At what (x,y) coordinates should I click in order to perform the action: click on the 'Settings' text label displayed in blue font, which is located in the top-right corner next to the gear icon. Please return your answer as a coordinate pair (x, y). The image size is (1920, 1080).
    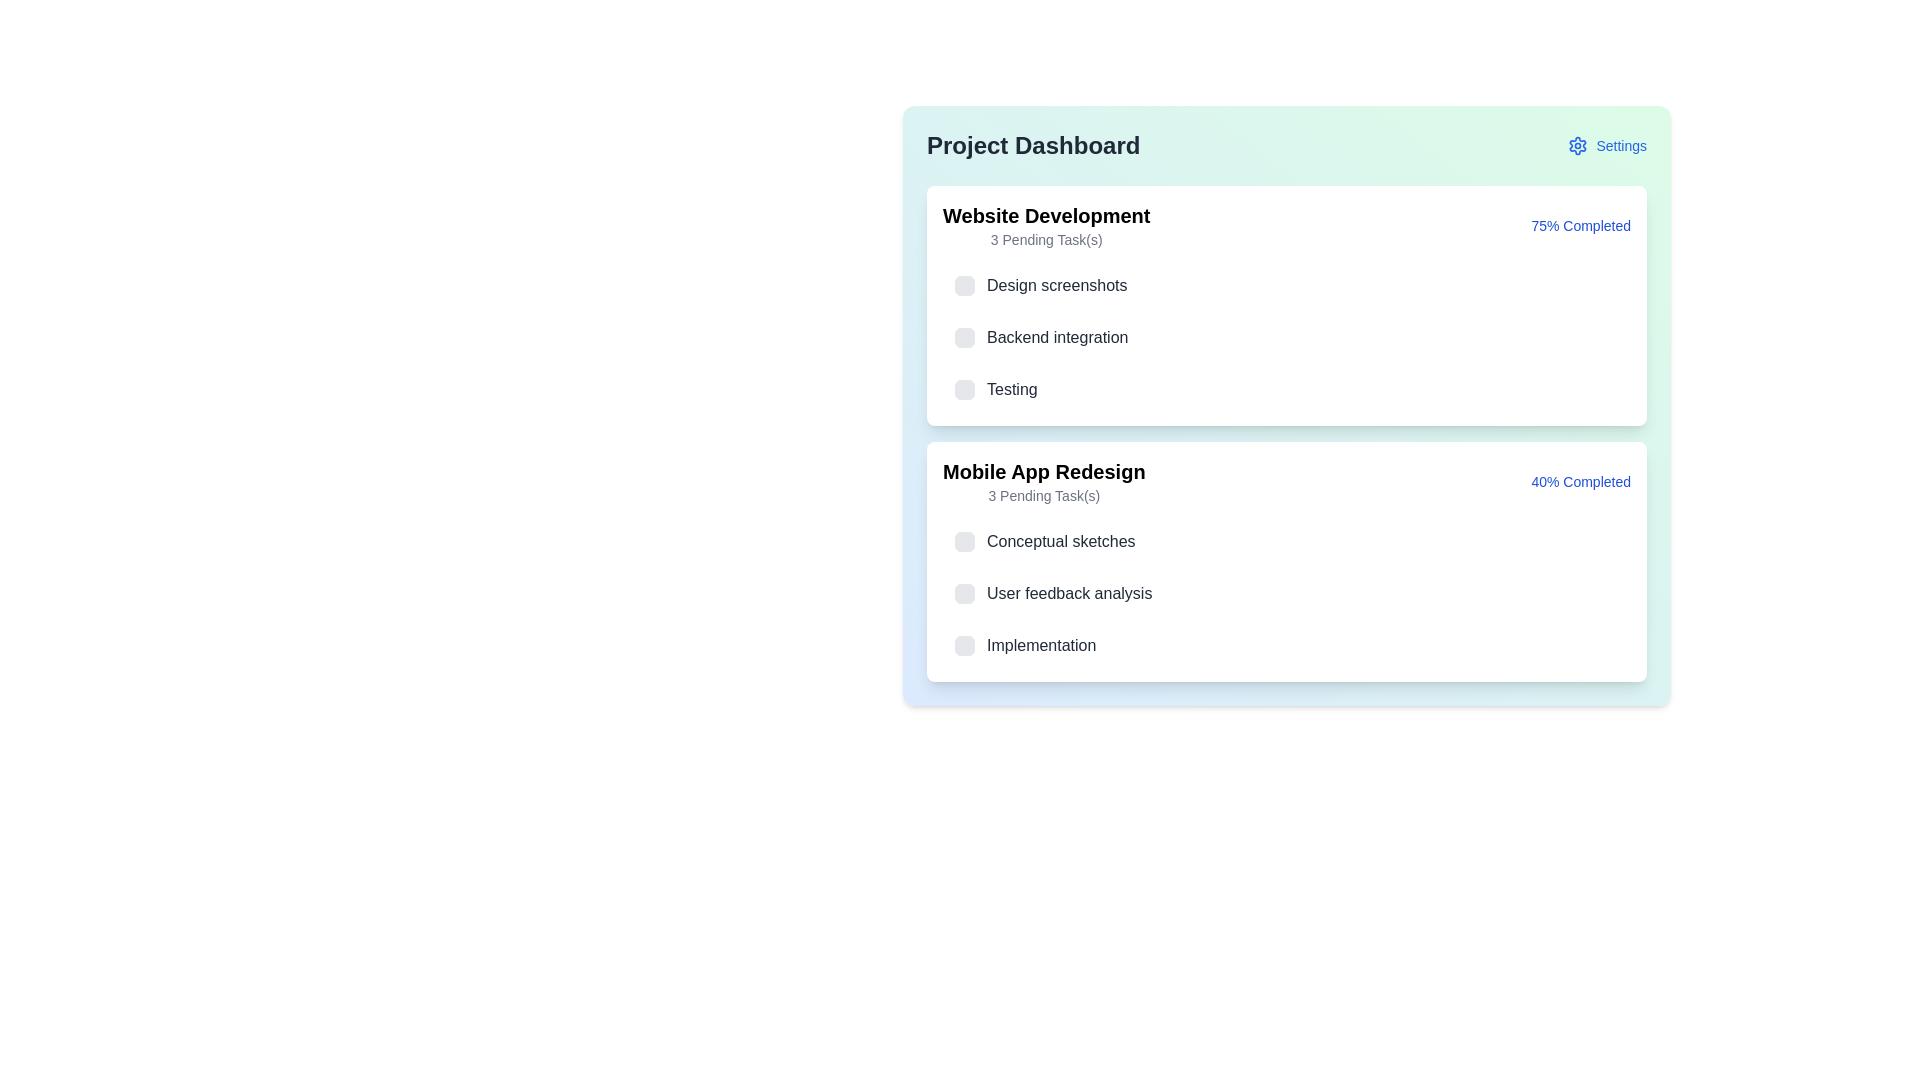
    Looking at the image, I should click on (1621, 145).